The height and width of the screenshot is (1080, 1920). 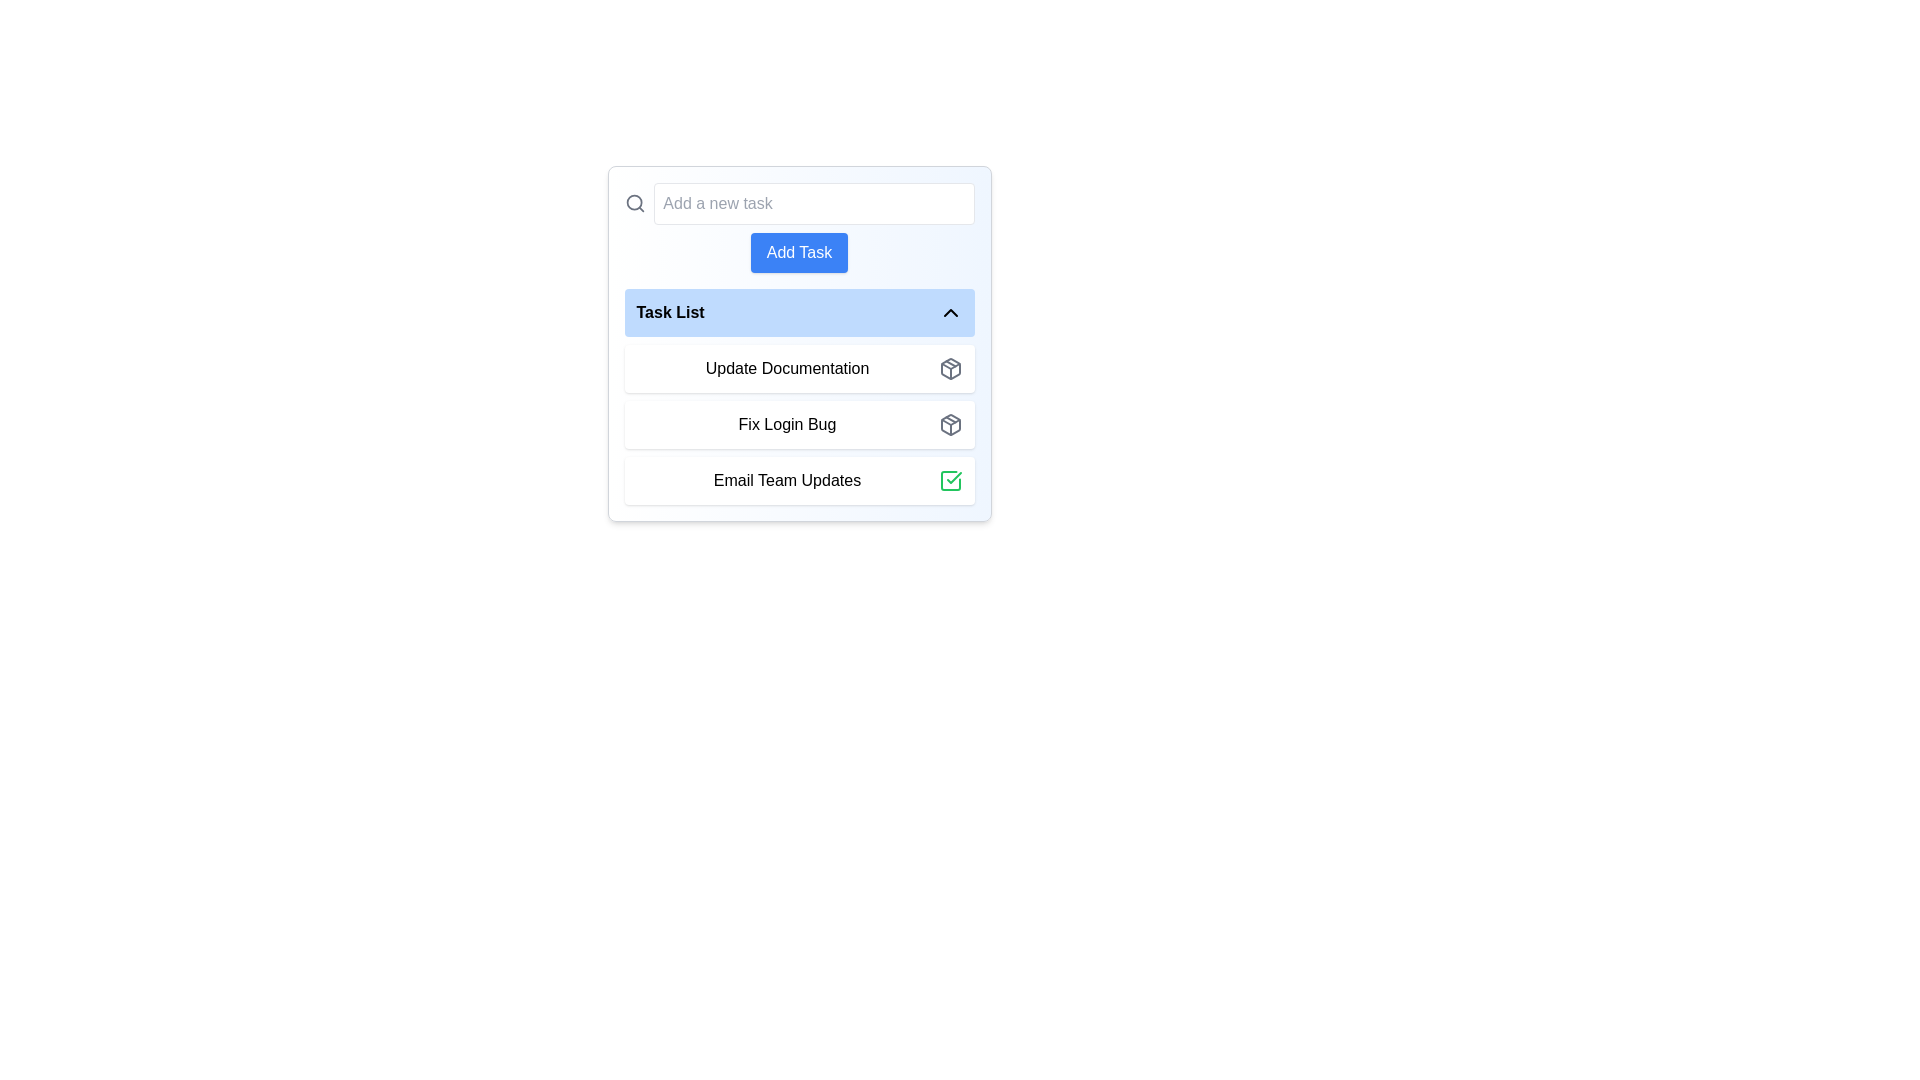 I want to click on text content of the Text Label located at the top-left of the blue rounded-corner box, which indicates the task list section, so click(x=670, y=312).